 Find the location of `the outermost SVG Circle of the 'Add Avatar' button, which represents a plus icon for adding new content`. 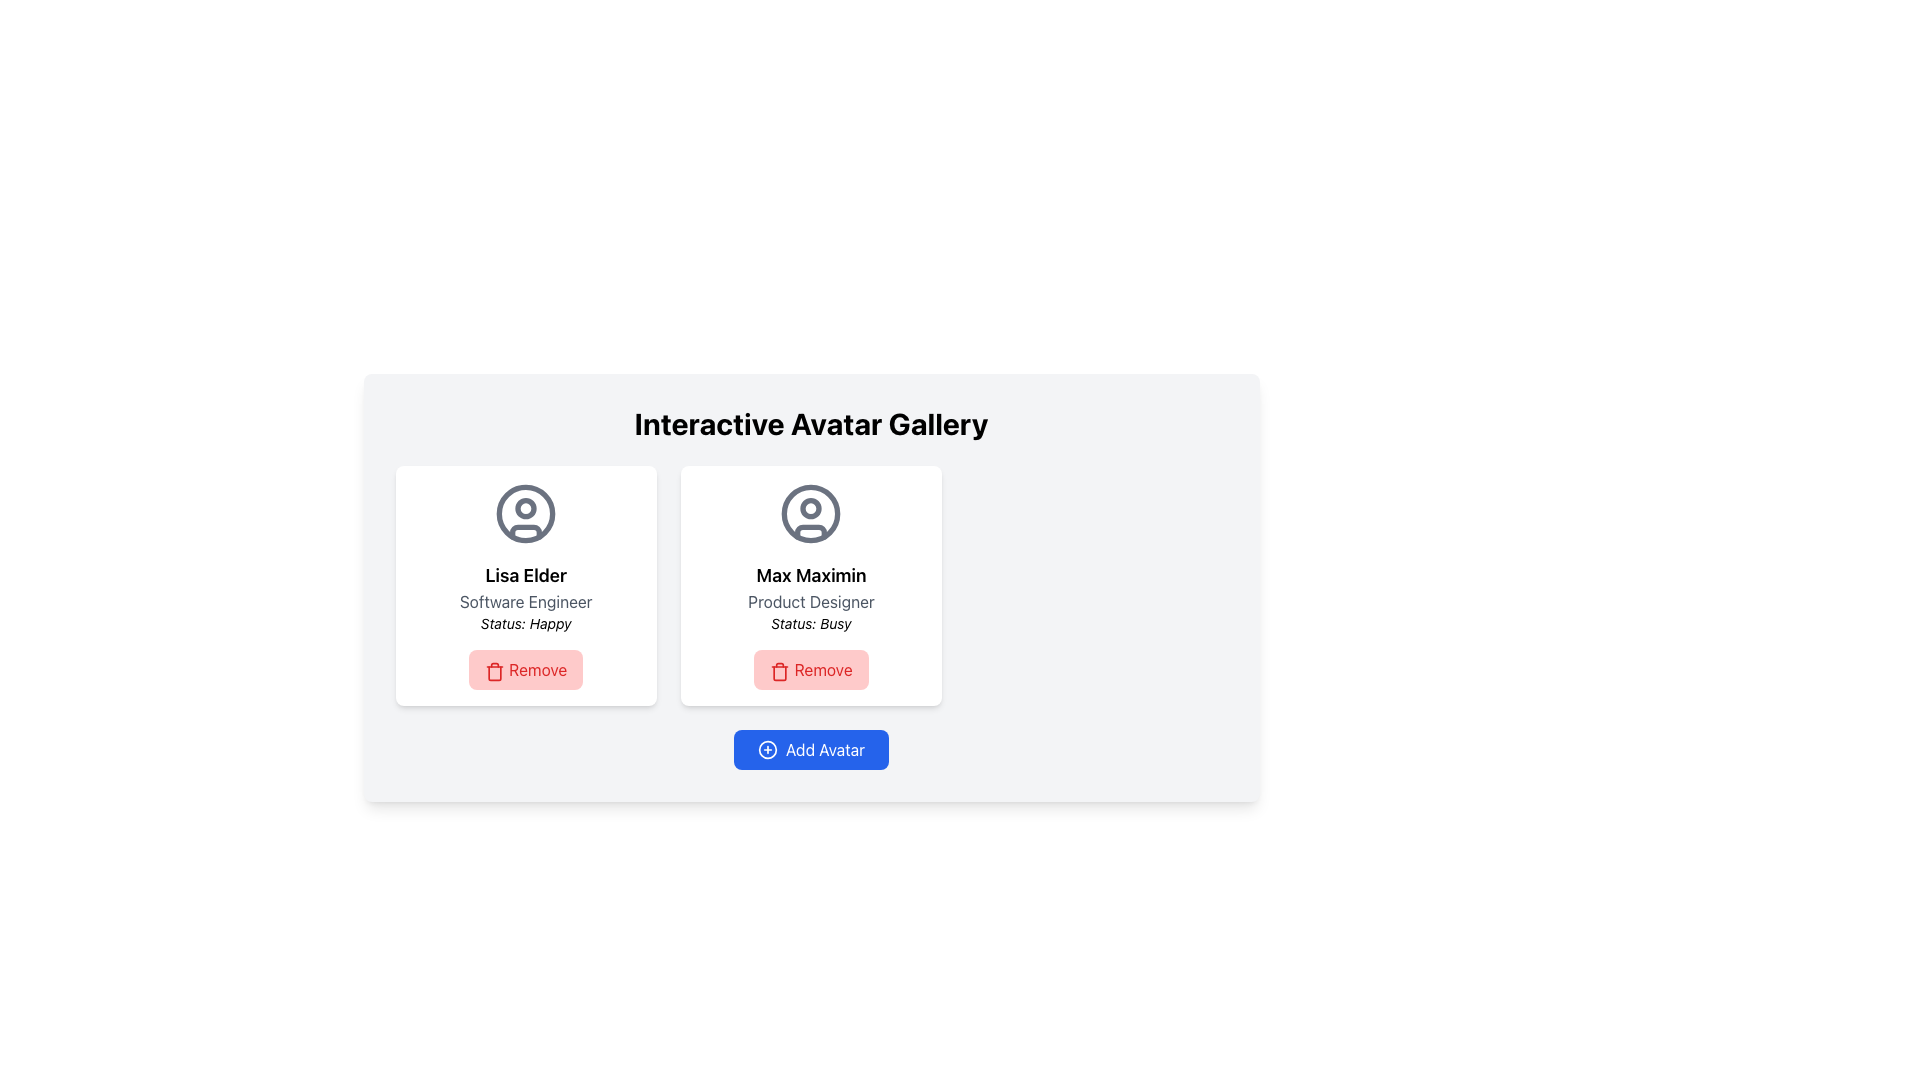

the outermost SVG Circle of the 'Add Avatar' button, which represents a plus icon for adding new content is located at coordinates (767, 749).